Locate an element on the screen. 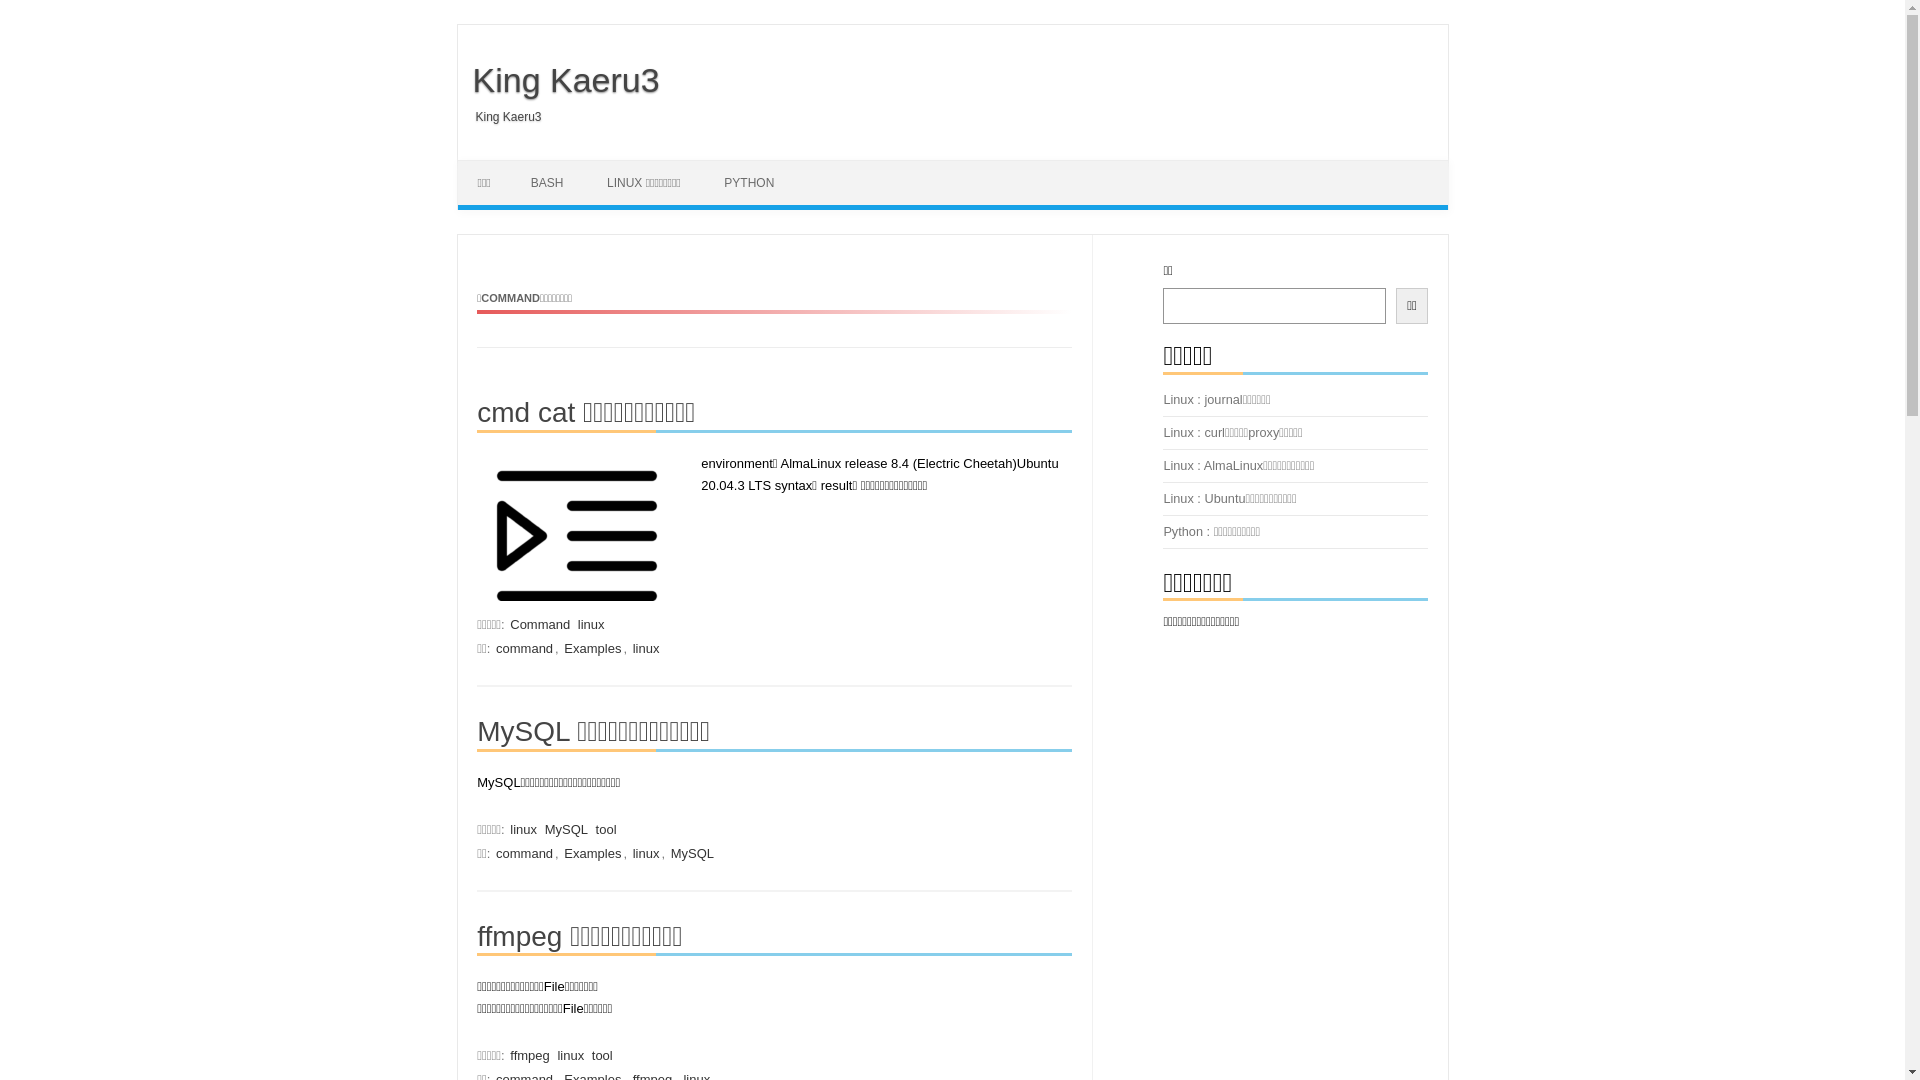  'King Kaeru3' is located at coordinates (456, 79).